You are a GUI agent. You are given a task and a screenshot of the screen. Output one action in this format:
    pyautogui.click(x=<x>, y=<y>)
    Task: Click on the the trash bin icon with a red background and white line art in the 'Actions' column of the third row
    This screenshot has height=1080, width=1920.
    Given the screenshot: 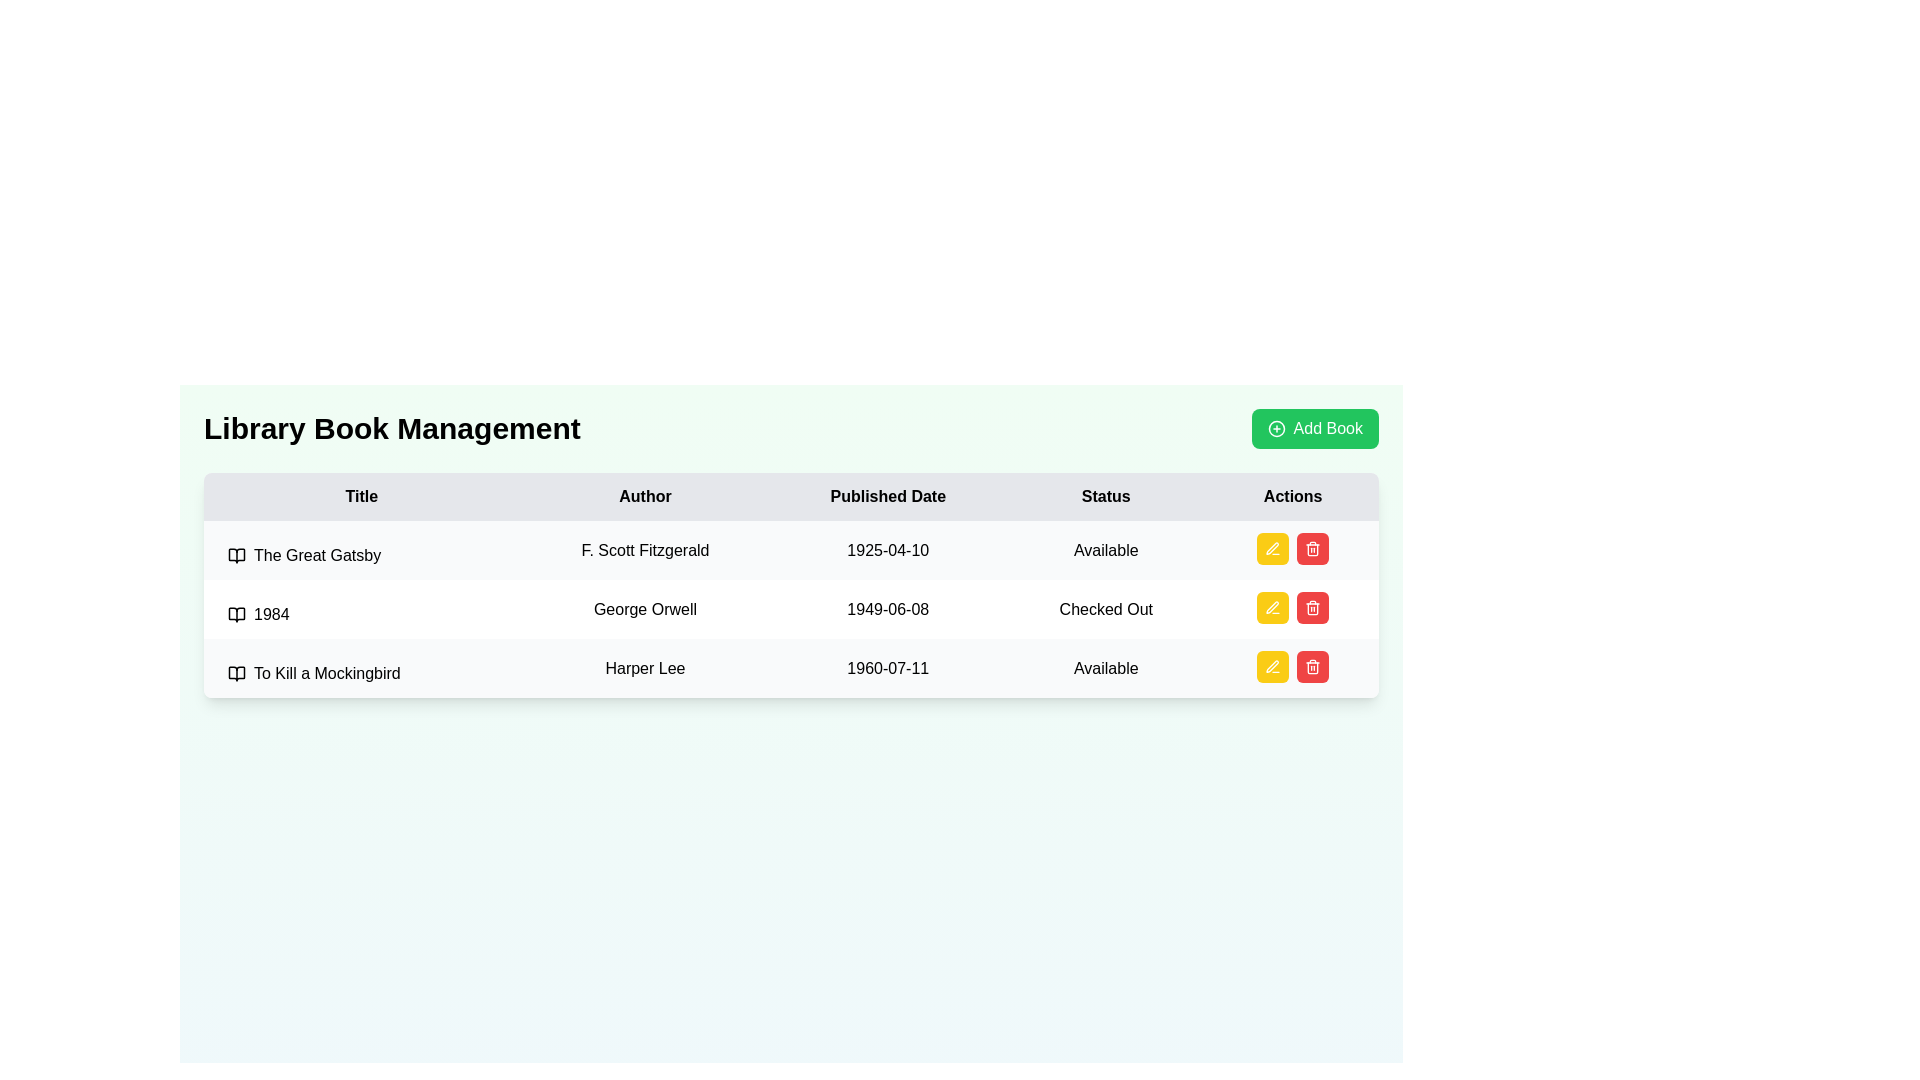 What is the action you would take?
    pyautogui.click(x=1313, y=667)
    